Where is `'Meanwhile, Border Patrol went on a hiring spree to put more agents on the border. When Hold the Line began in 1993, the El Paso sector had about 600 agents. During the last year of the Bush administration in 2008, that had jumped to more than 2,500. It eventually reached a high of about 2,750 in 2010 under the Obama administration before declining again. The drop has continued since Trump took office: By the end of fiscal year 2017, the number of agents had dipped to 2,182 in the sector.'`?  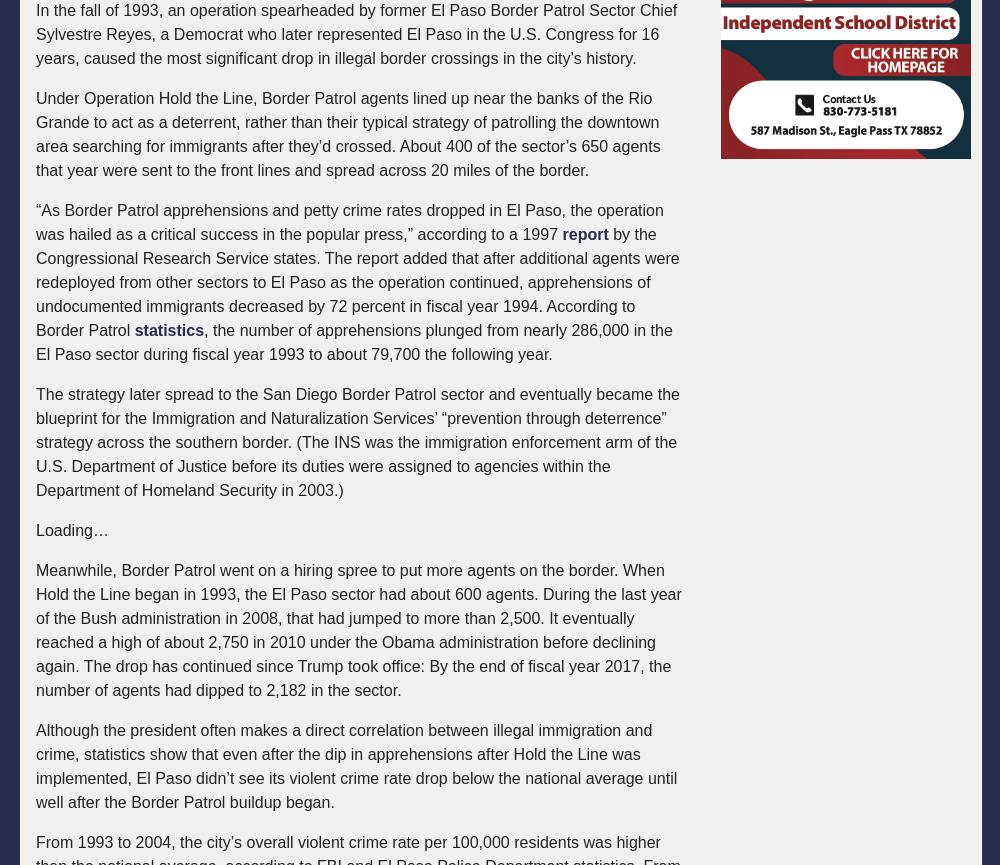
'Meanwhile, Border Patrol went on a hiring spree to put more agents on the border. When Hold the Line began in 1993, the El Paso sector had about 600 agents. During the last year of the Bush administration in 2008, that had jumped to more than 2,500. It eventually reached a high of about 2,750 in 2010 under the Obama administration before declining again. The drop has continued since Trump took office: By the end of fiscal year 2017, the number of agents had dipped to 2,182 in the sector.' is located at coordinates (357, 630).